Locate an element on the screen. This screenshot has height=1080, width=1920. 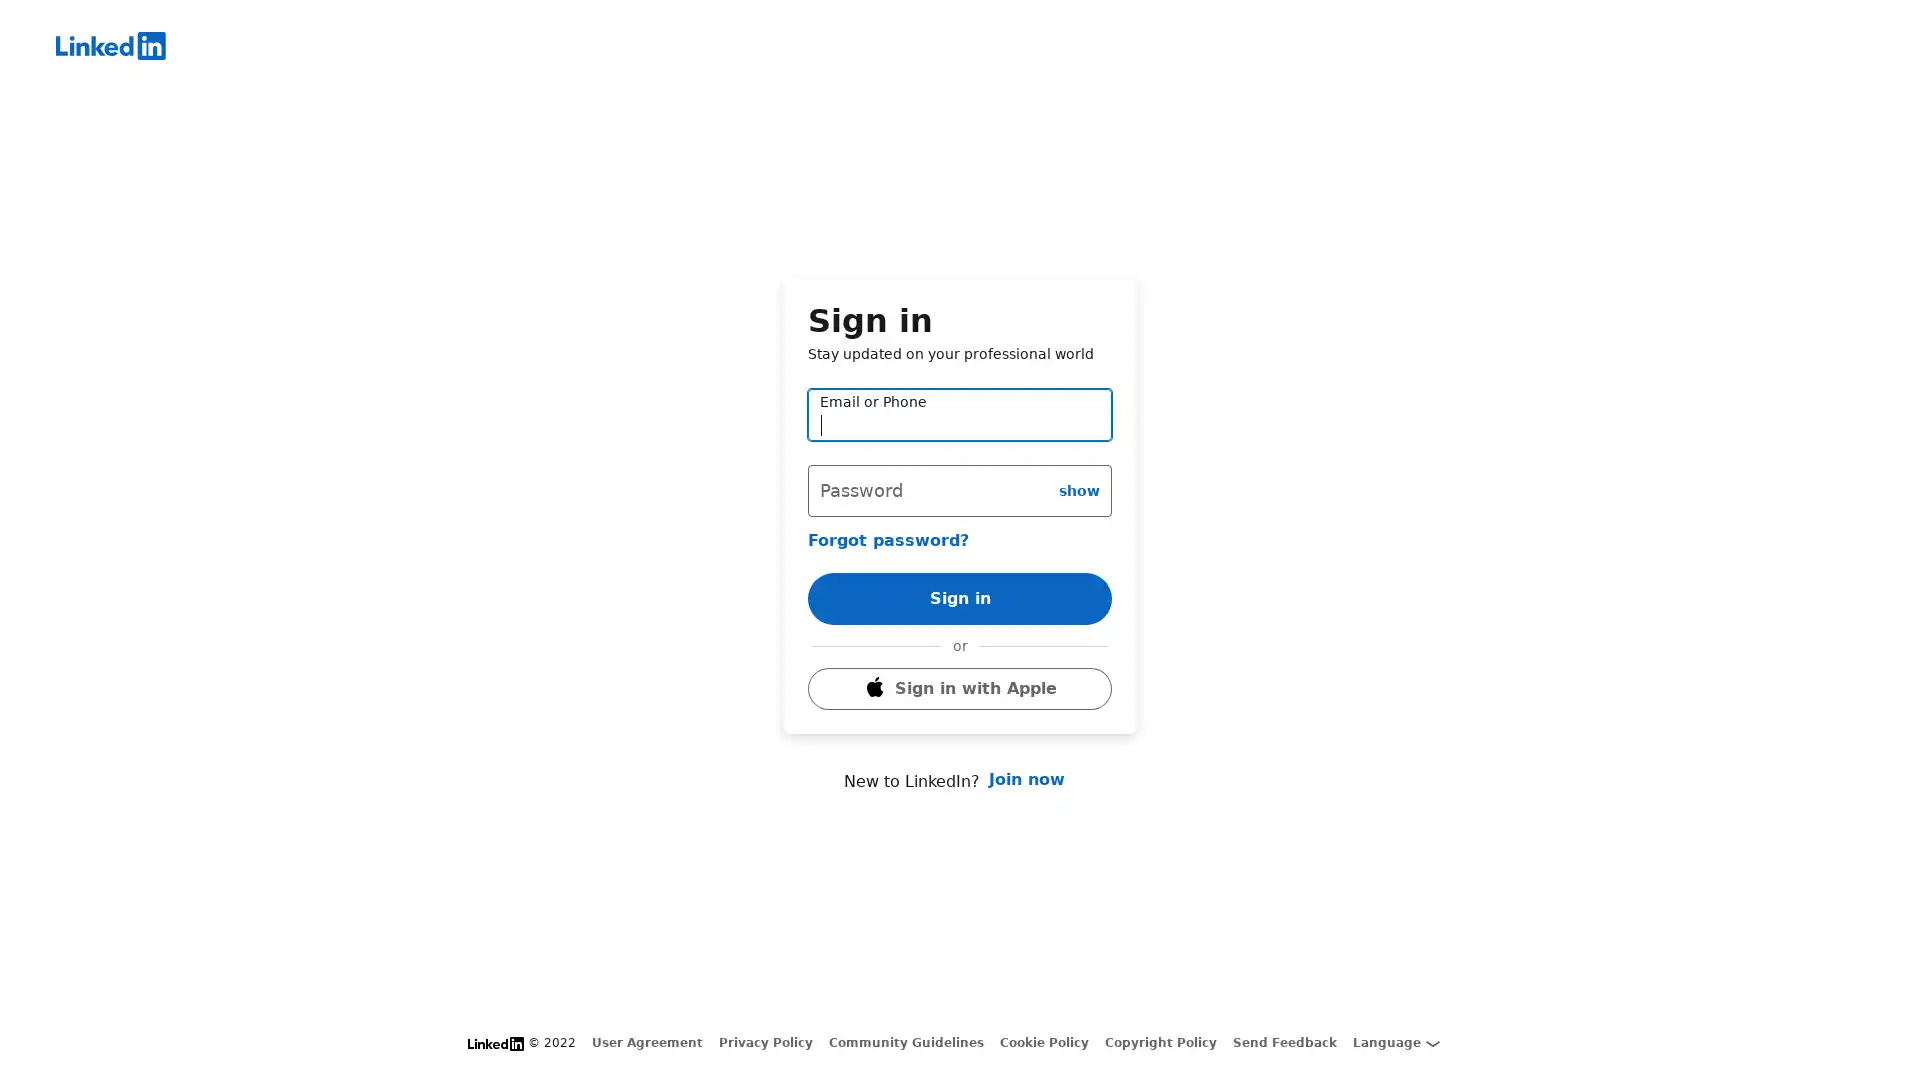
Sign in is located at coordinates (960, 570).